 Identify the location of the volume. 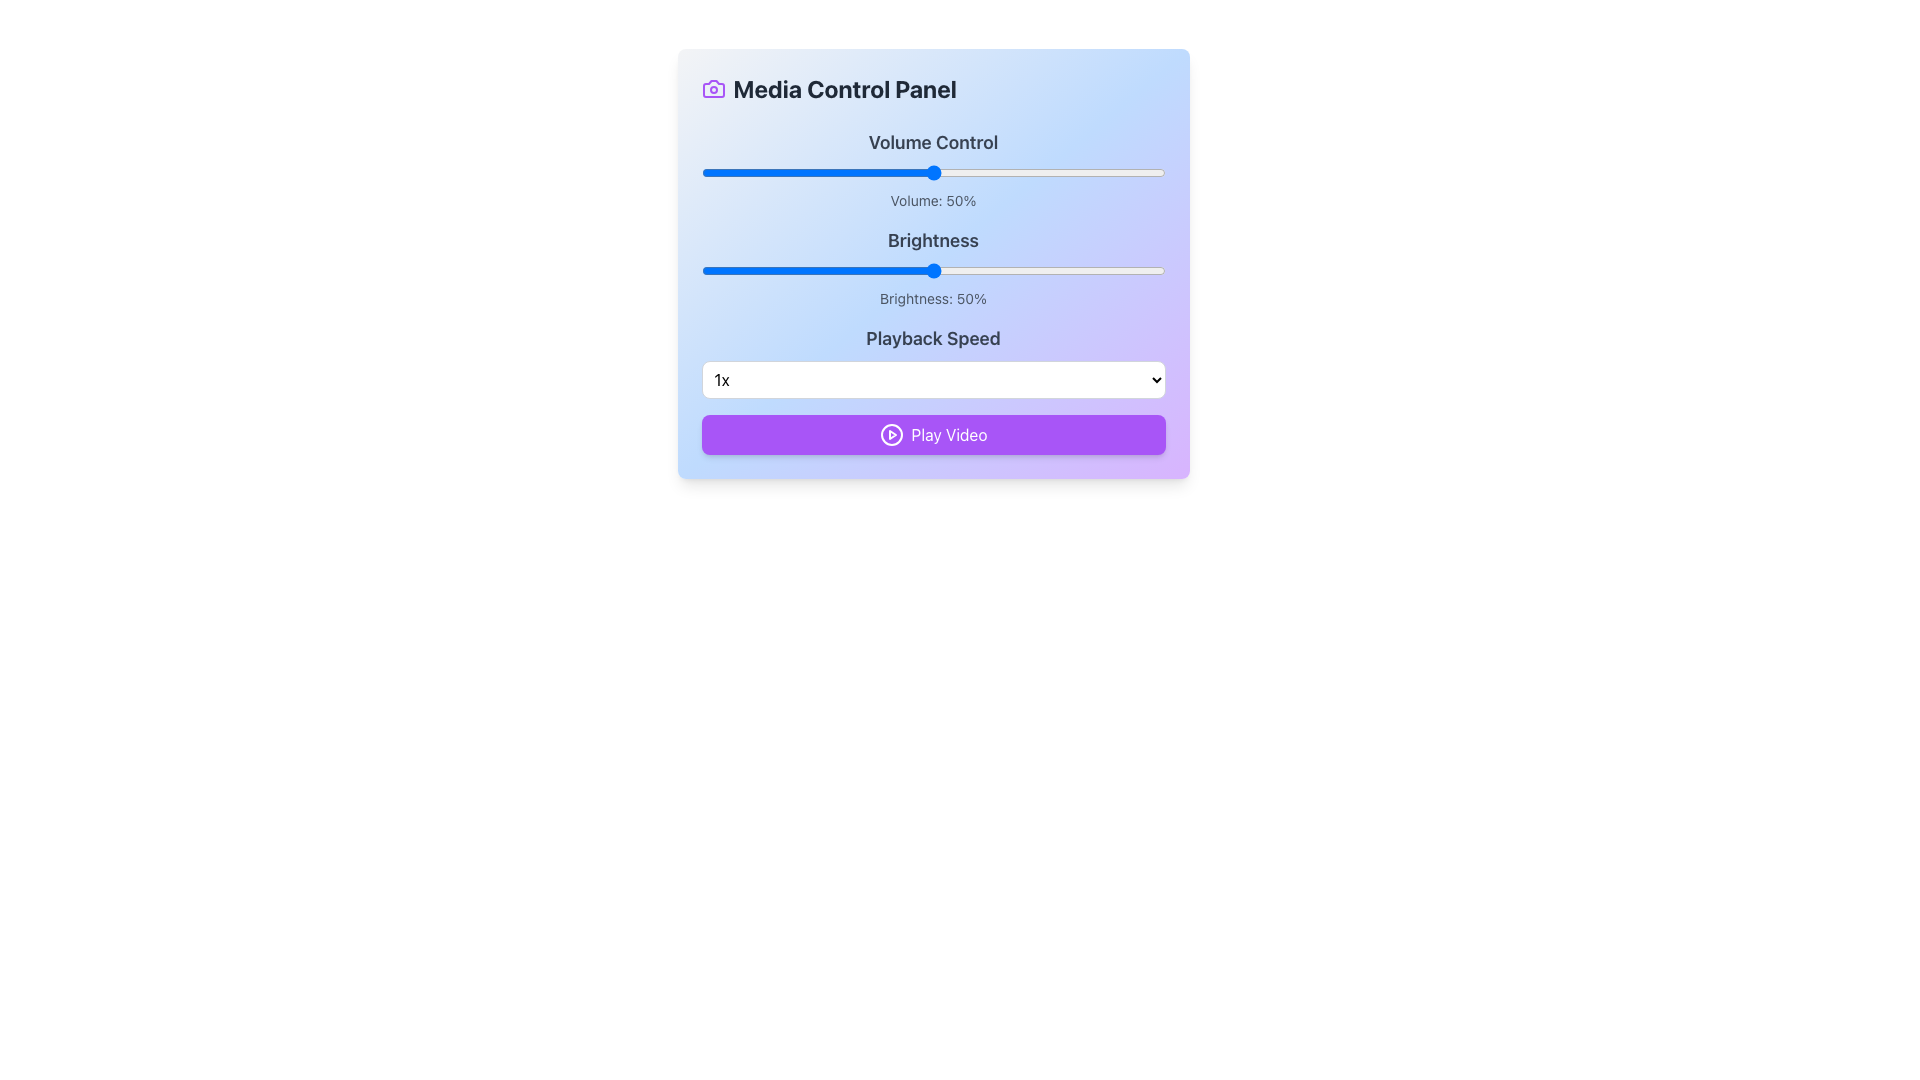
(797, 172).